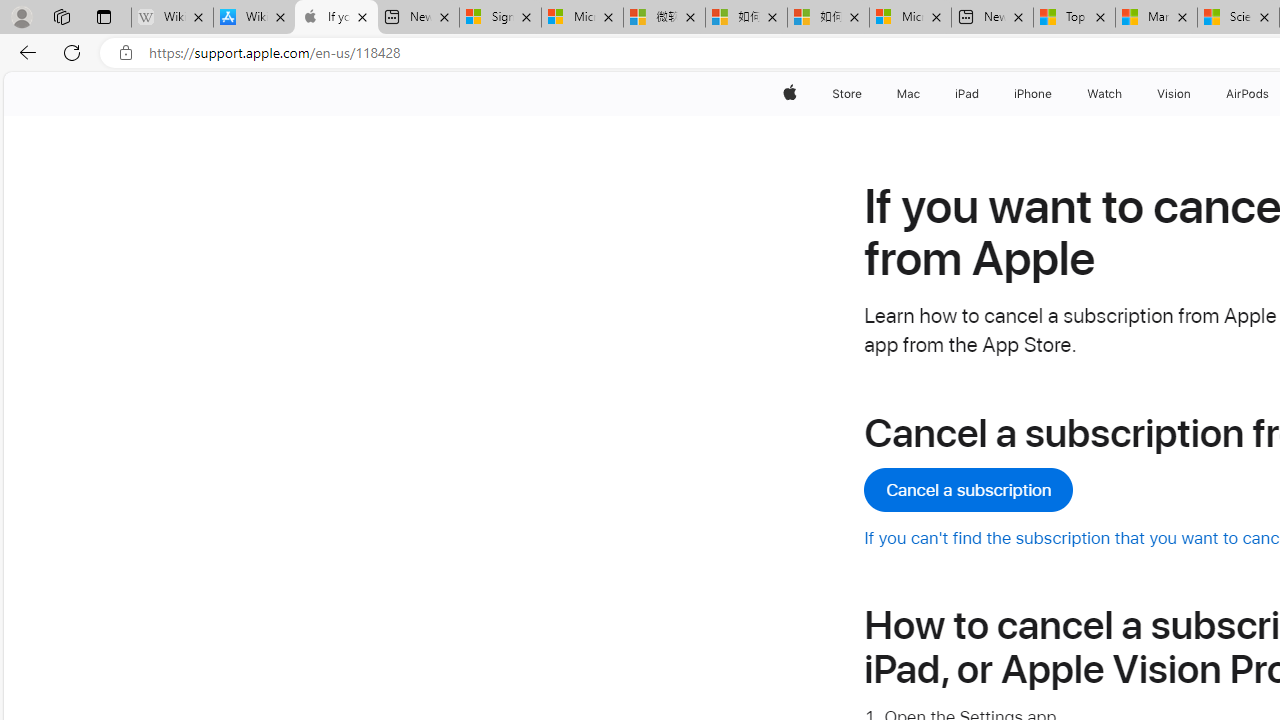 This screenshot has width=1280, height=720. What do you see at coordinates (1175, 93) in the screenshot?
I see `'Vision'` at bounding box center [1175, 93].